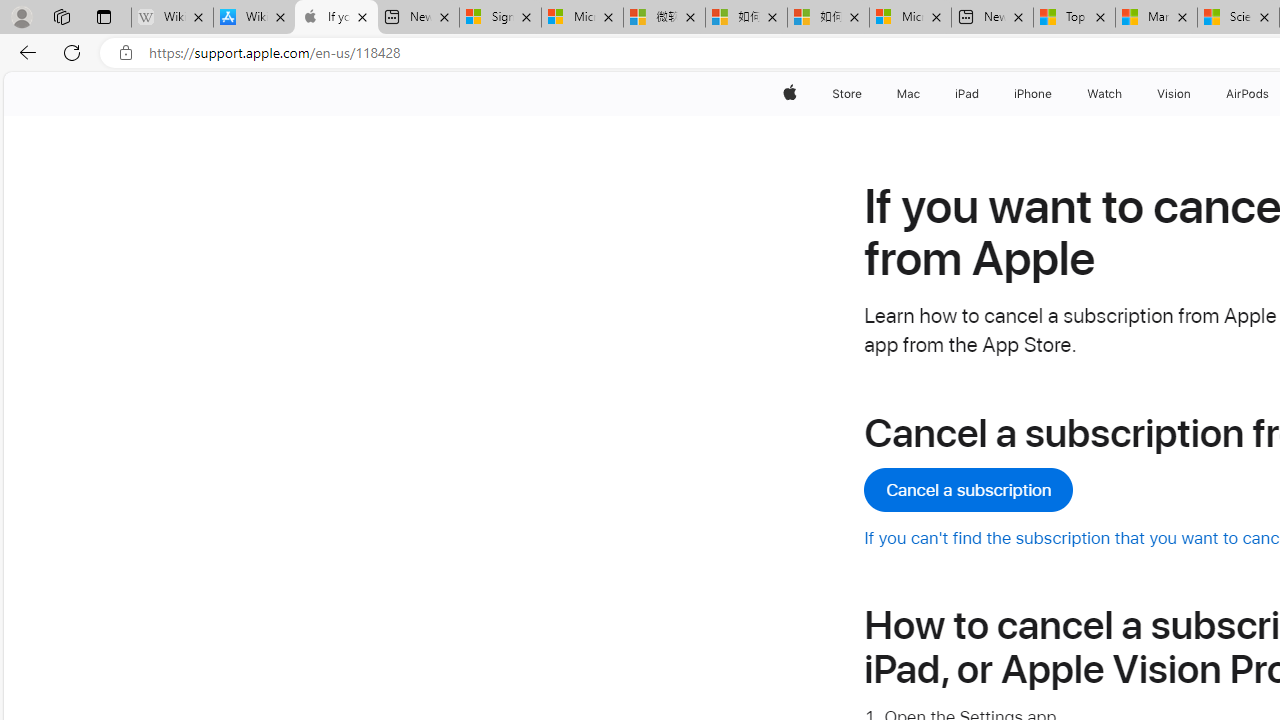 This screenshot has width=1280, height=720. What do you see at coordinates (1175, 93) in the screenshot?
I see `'Vision'` at bounding box center [1175, 93].